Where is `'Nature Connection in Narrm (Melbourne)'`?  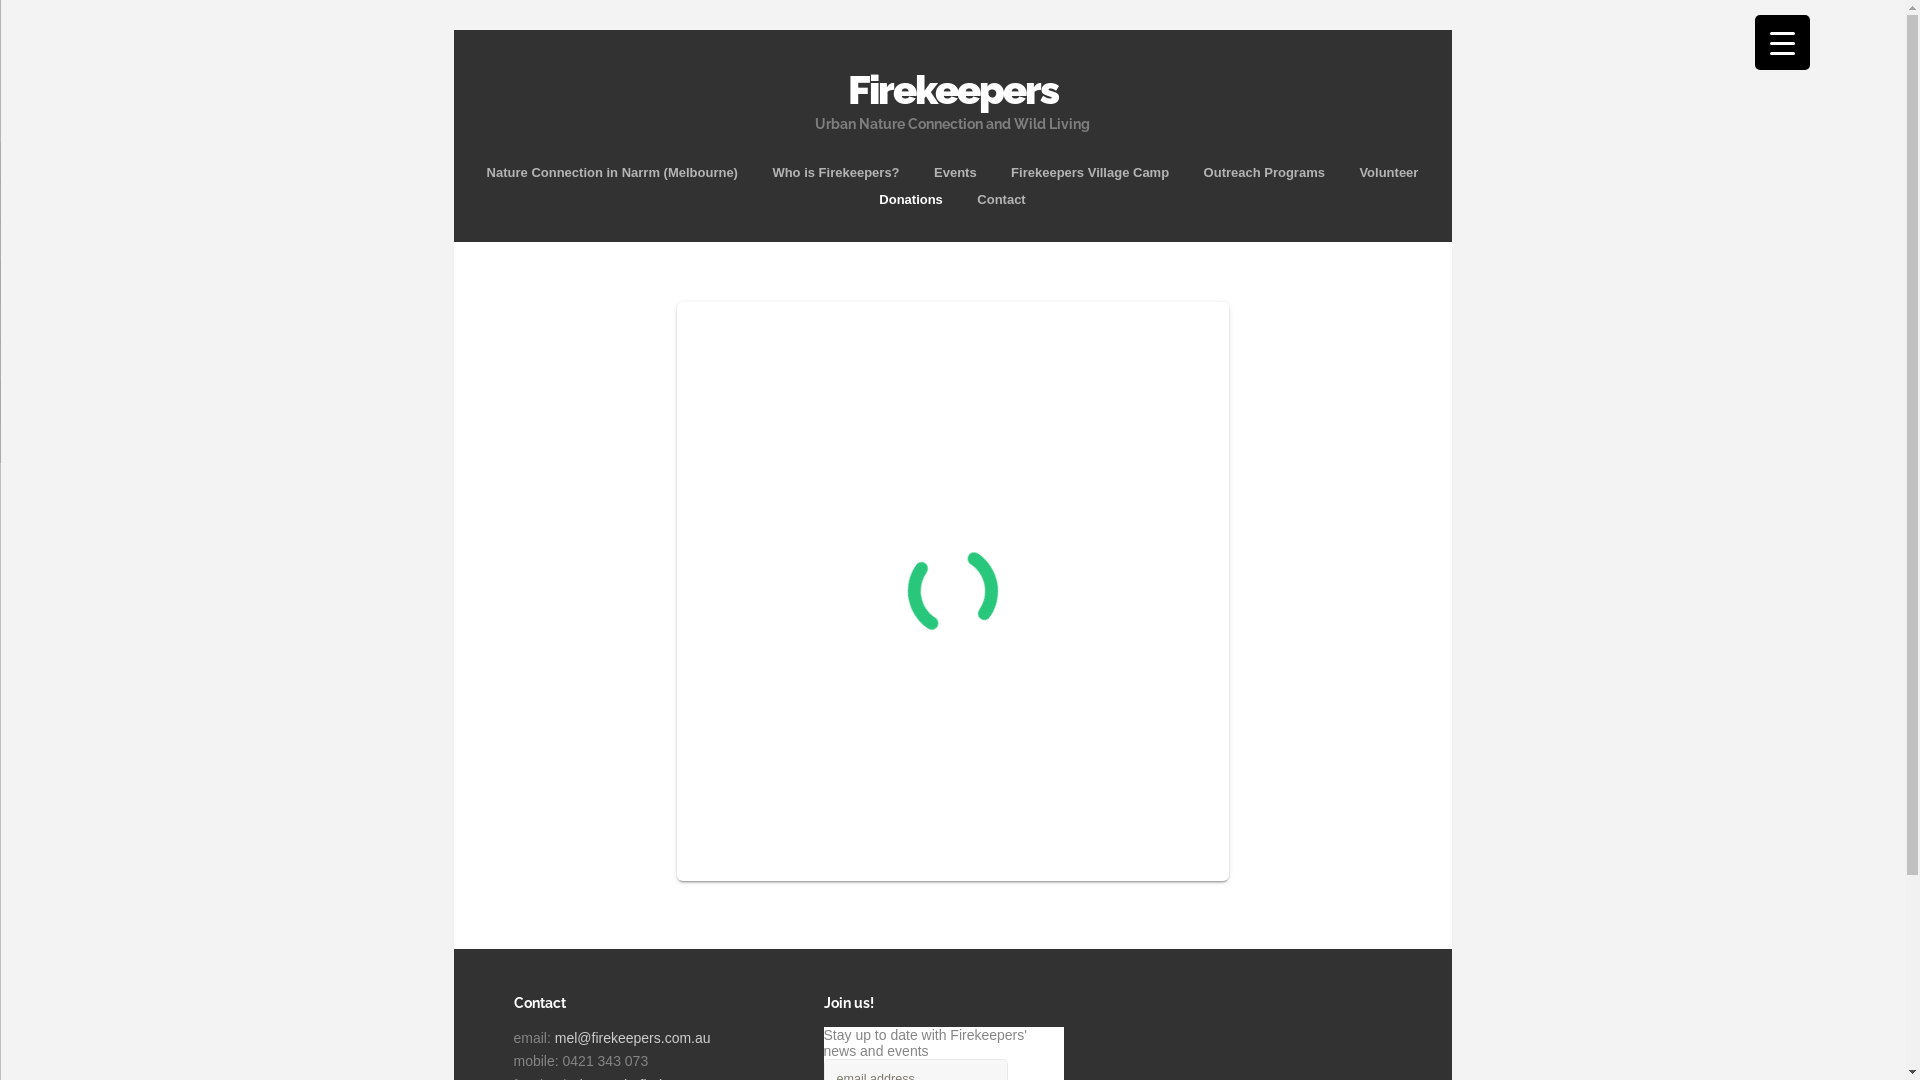
'Nature Connection in Narrm (Melbourne)' is located at coordinates (611, 171).